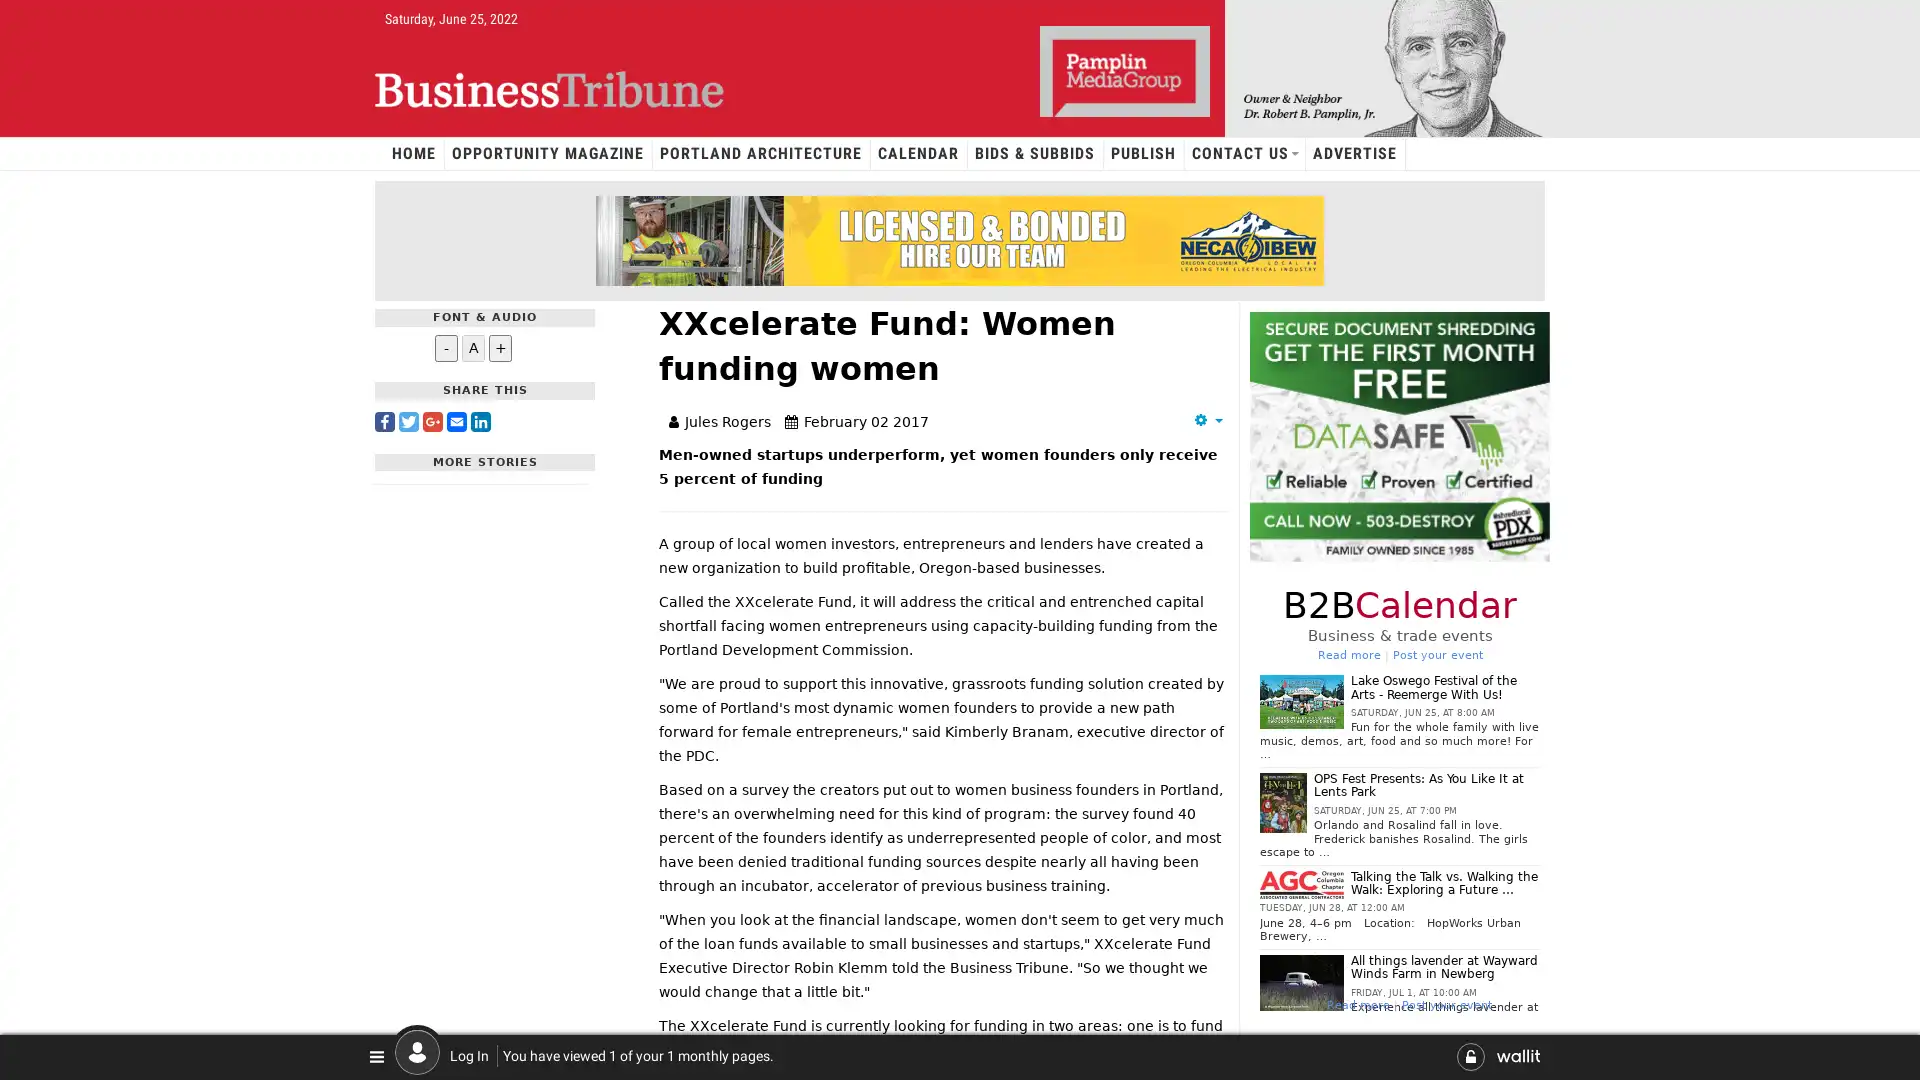 The height and width of the screenshot is (1080, 1920). Describe the element at coordinates (500, 346) in the screenshot. I see `+` at that location.